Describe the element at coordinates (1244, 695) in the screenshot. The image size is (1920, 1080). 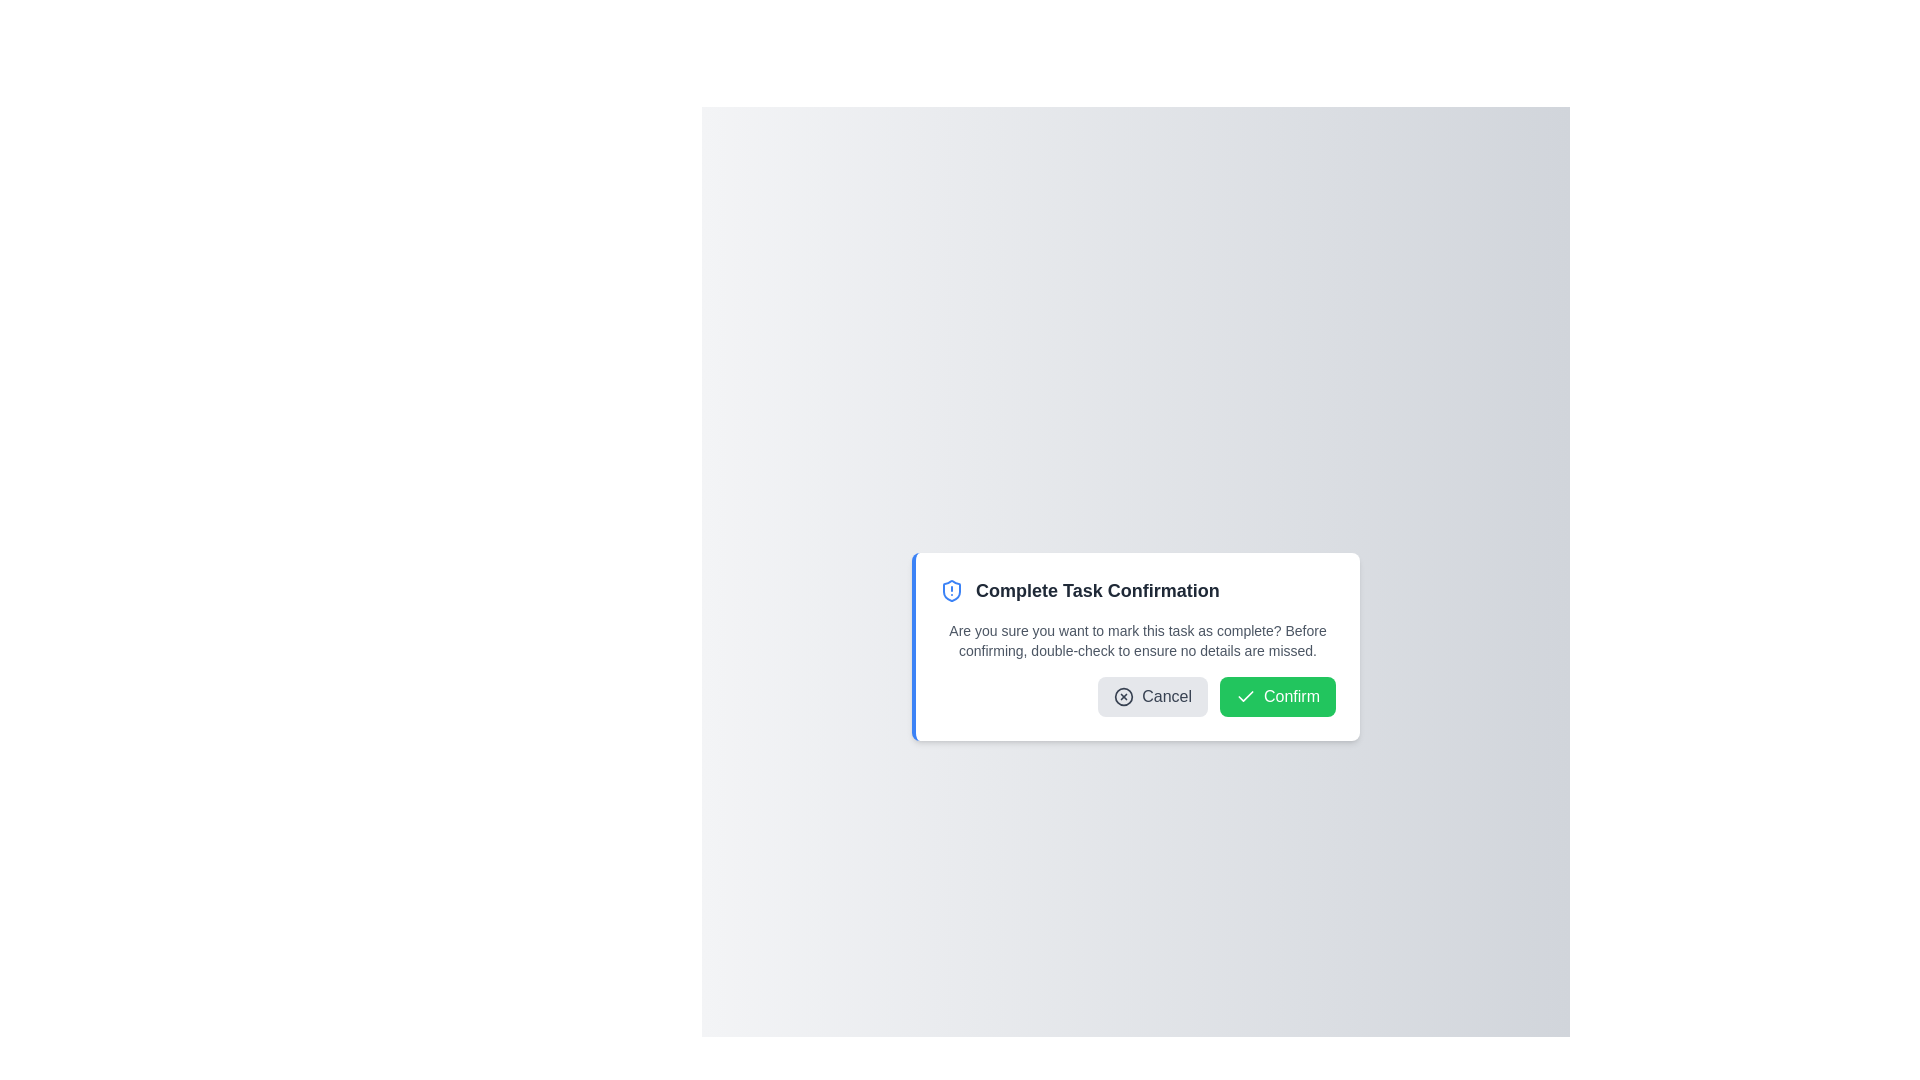
I see `the green checkmark icon located within the green confirm button at the bottom-right corner of the confirmation dialog box` at that location.